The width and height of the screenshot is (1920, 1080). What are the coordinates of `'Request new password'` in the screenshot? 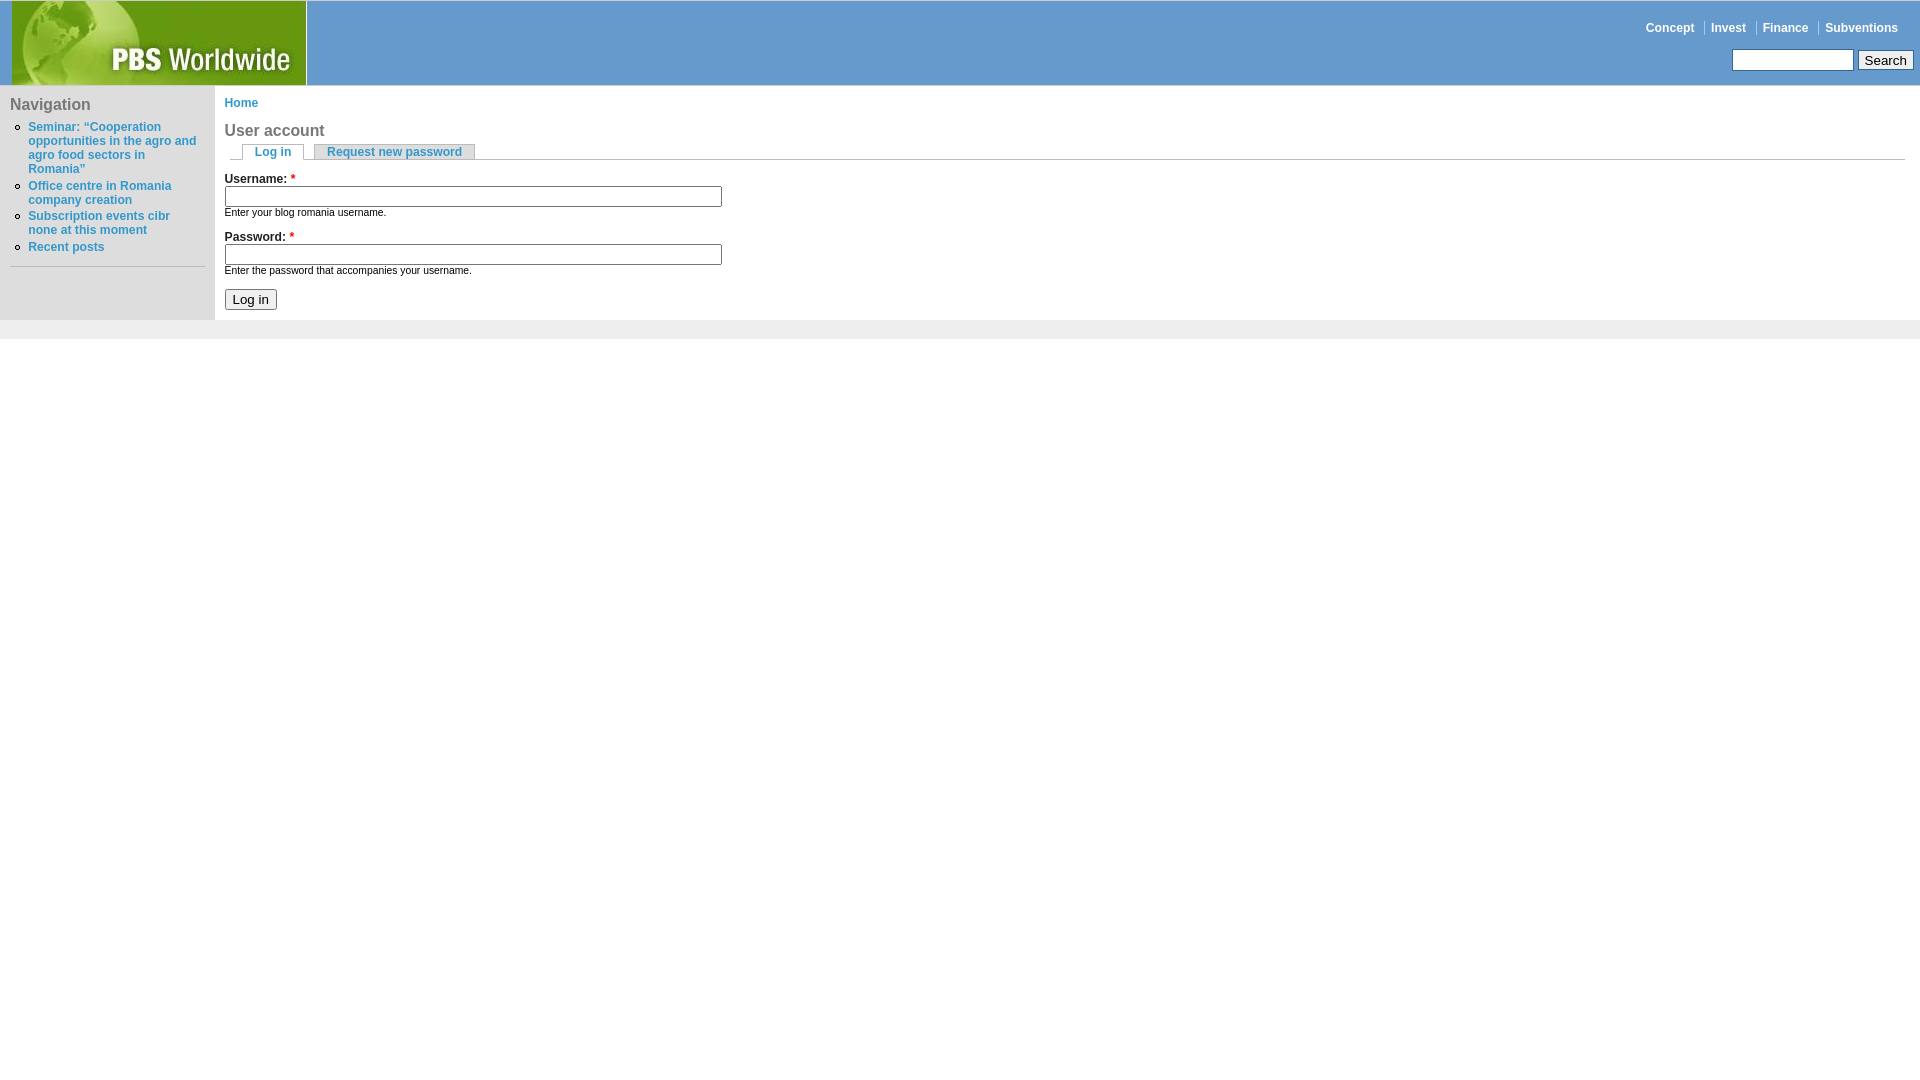 It's located at (312, 150).